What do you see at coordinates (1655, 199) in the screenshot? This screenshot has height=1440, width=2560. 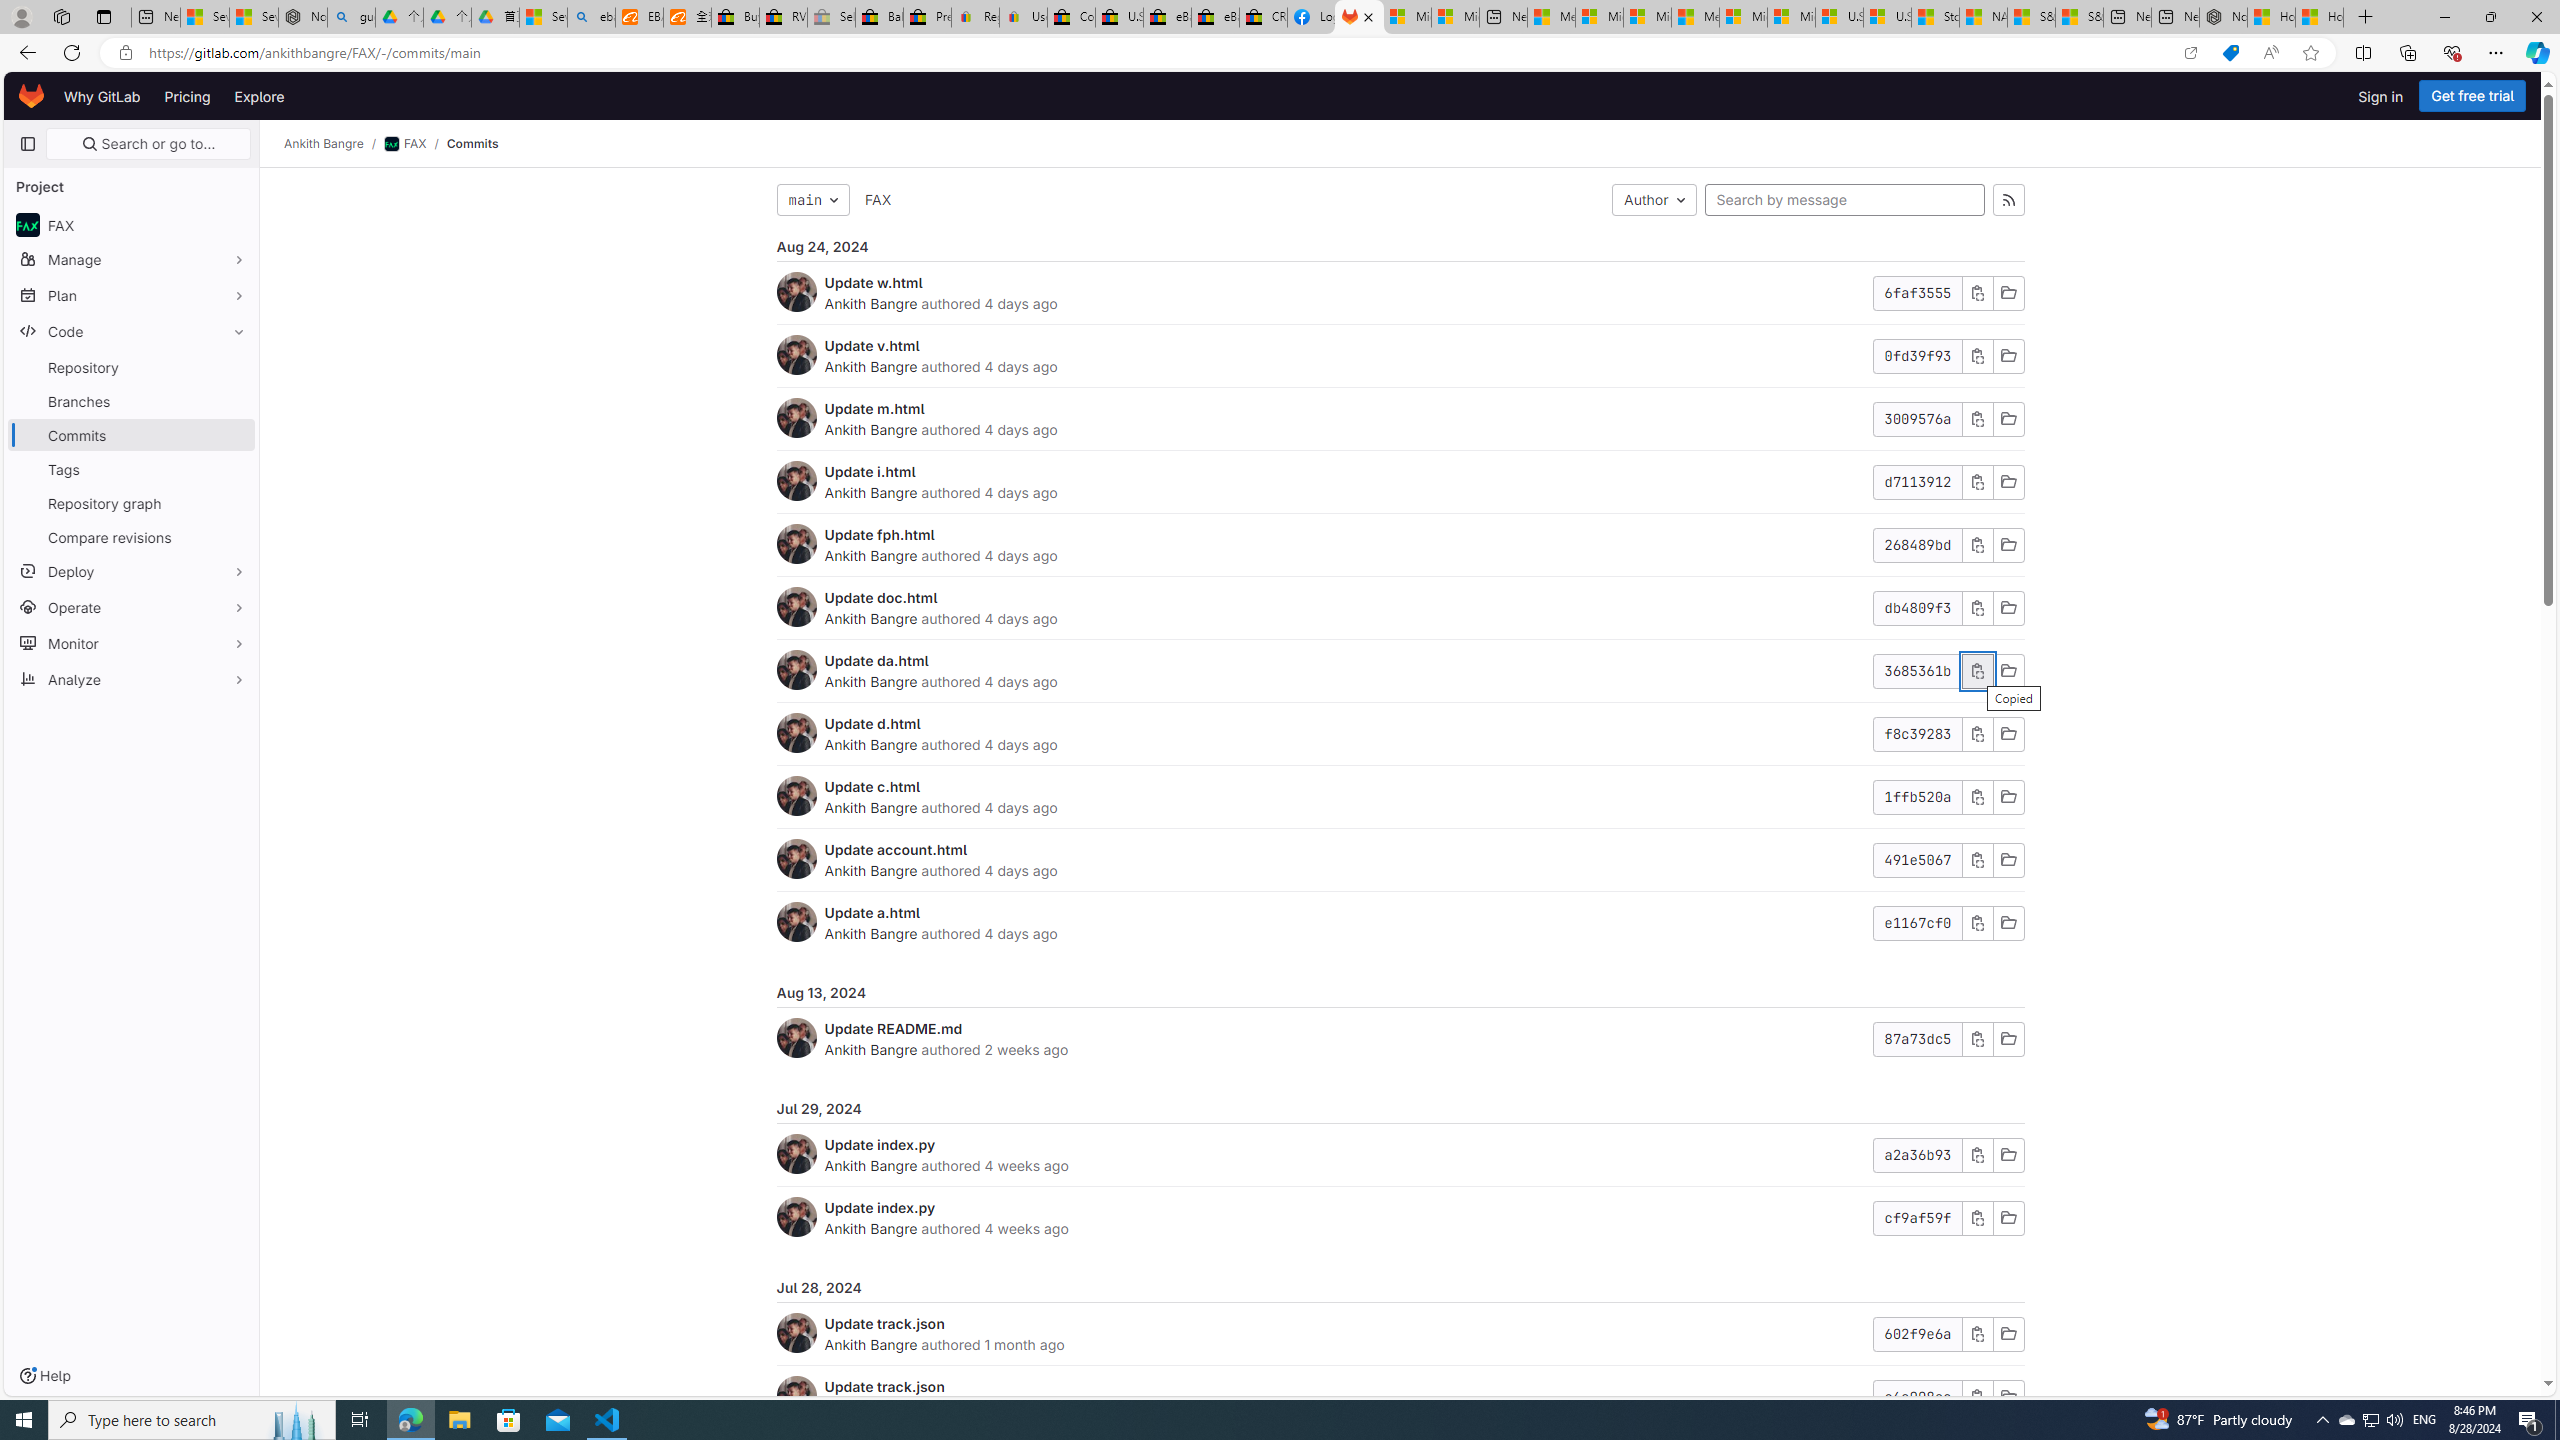 I see `'Author'` at bounding box center [1655, 199].